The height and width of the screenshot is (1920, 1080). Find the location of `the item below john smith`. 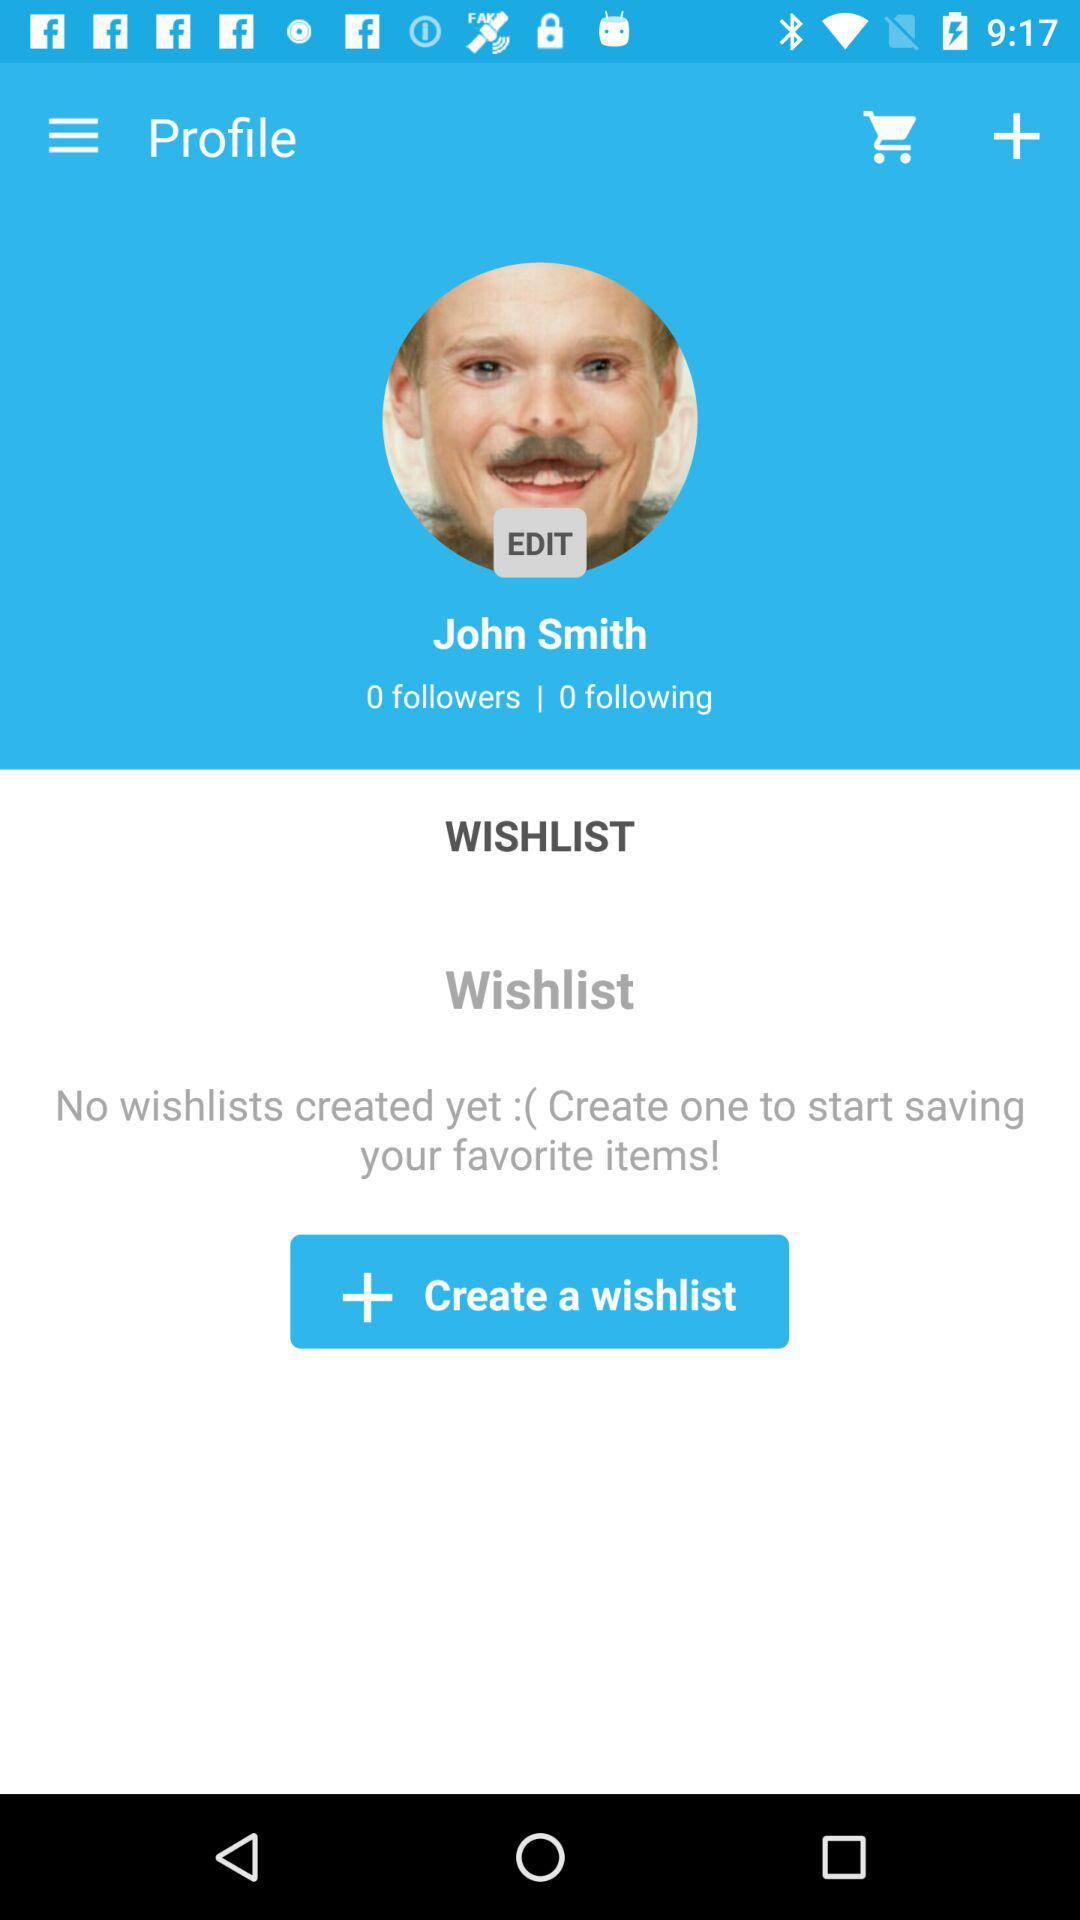

the item below john smith is located at coordinates (442, 695).